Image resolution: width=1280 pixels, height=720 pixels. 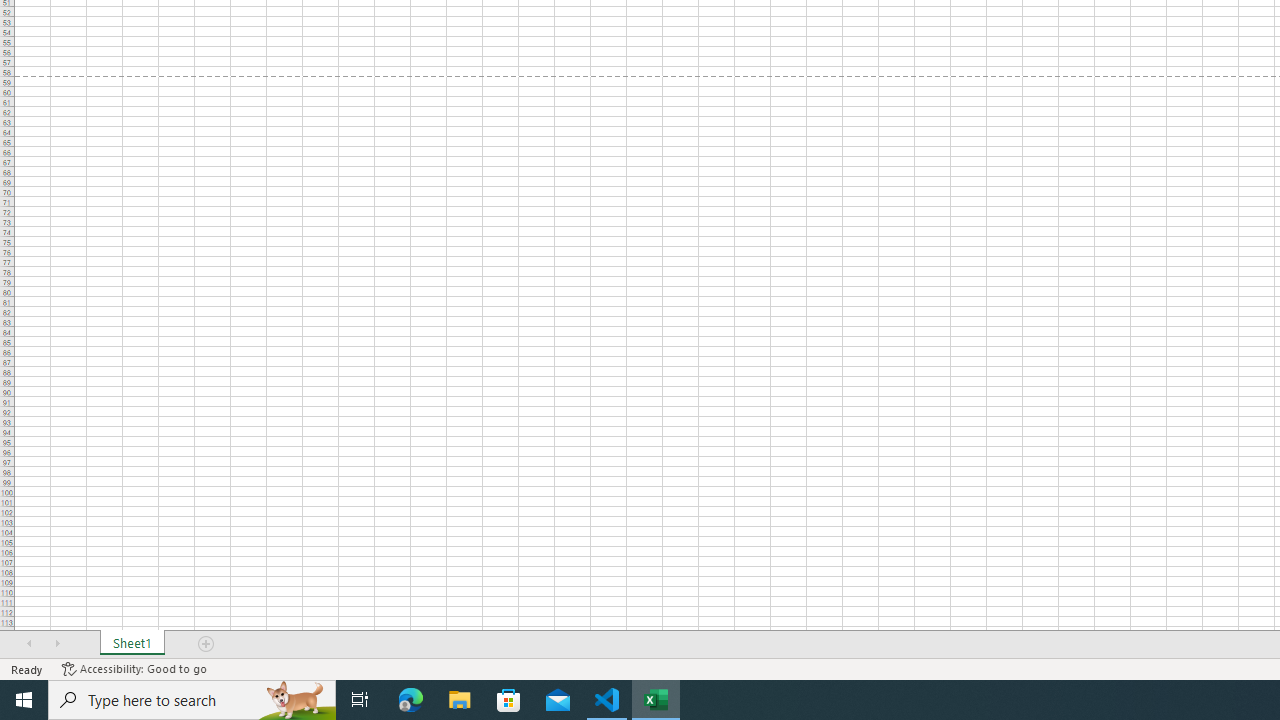 I want to click on 'Add Sheet', so click(x=207, y=644).